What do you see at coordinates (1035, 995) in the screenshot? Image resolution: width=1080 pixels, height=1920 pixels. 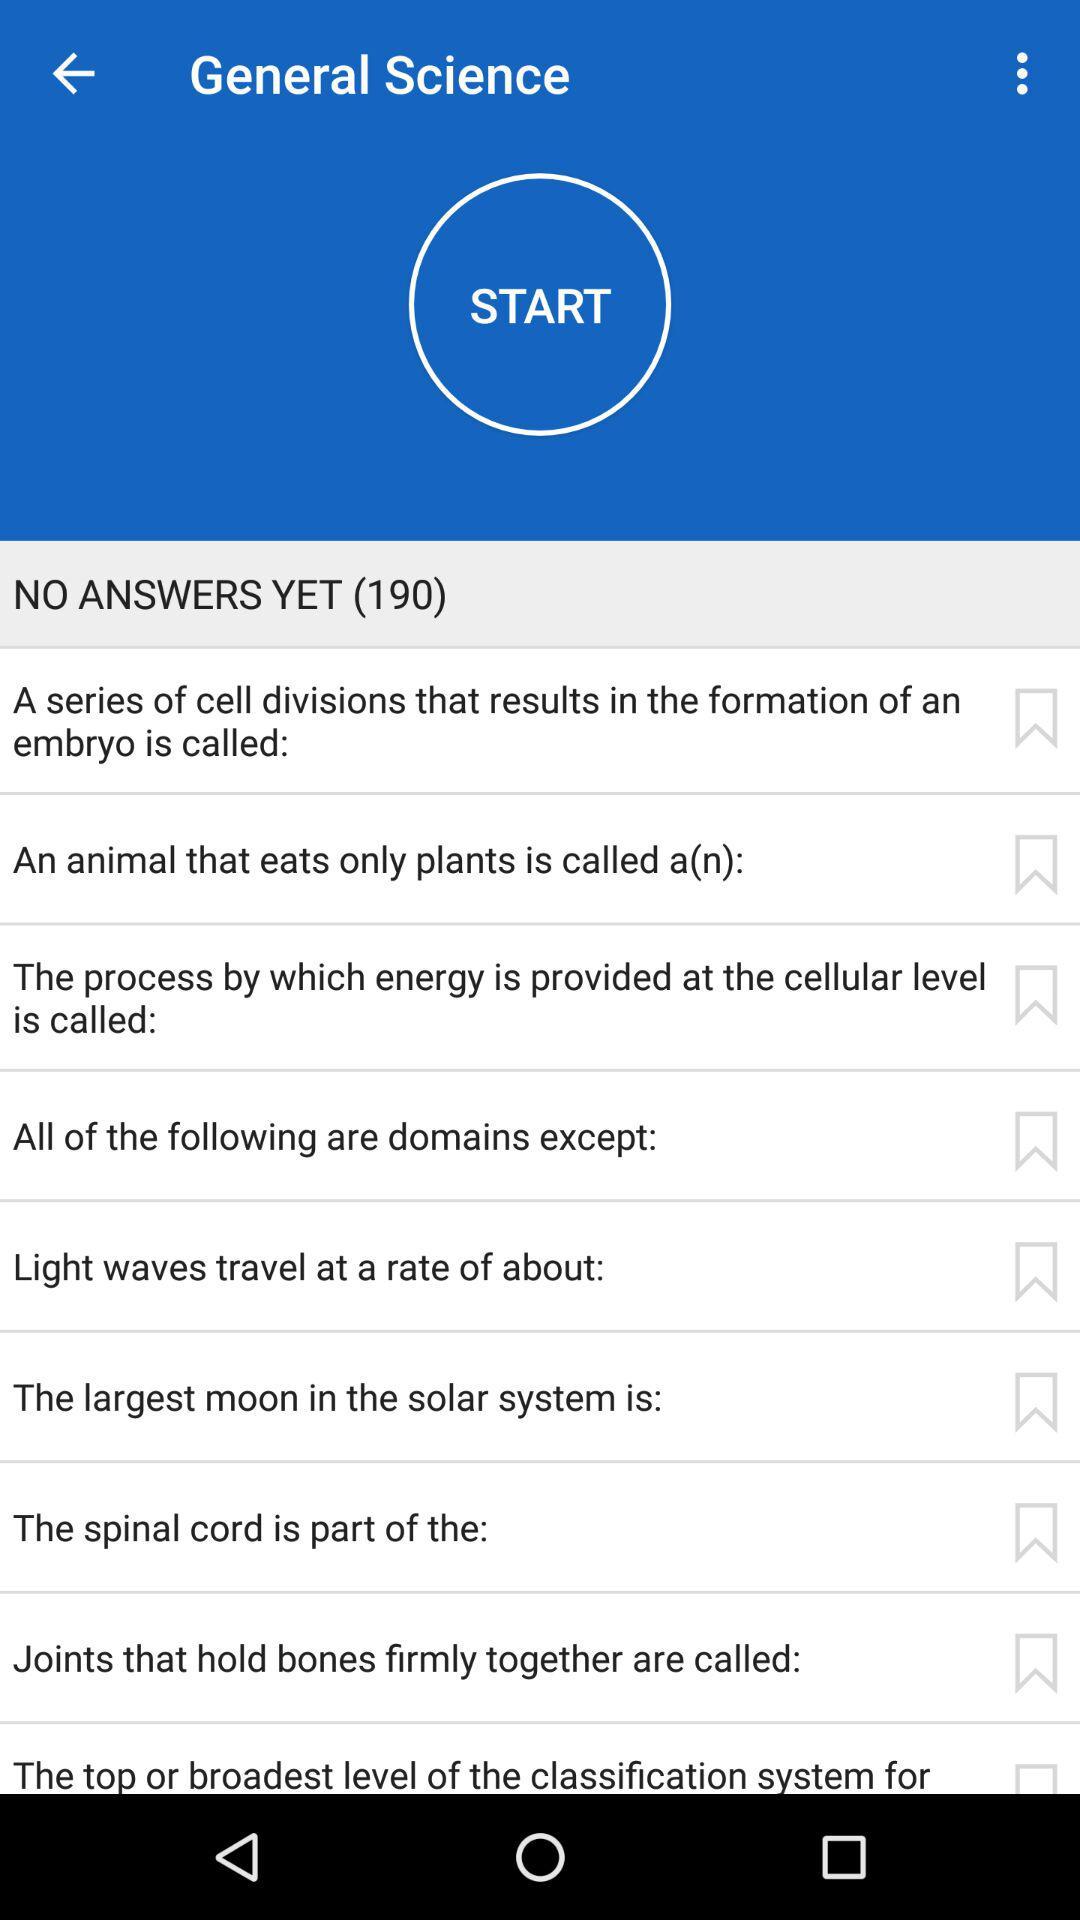 I see `app next to the the process by app` at bounding box center [1035, 995].